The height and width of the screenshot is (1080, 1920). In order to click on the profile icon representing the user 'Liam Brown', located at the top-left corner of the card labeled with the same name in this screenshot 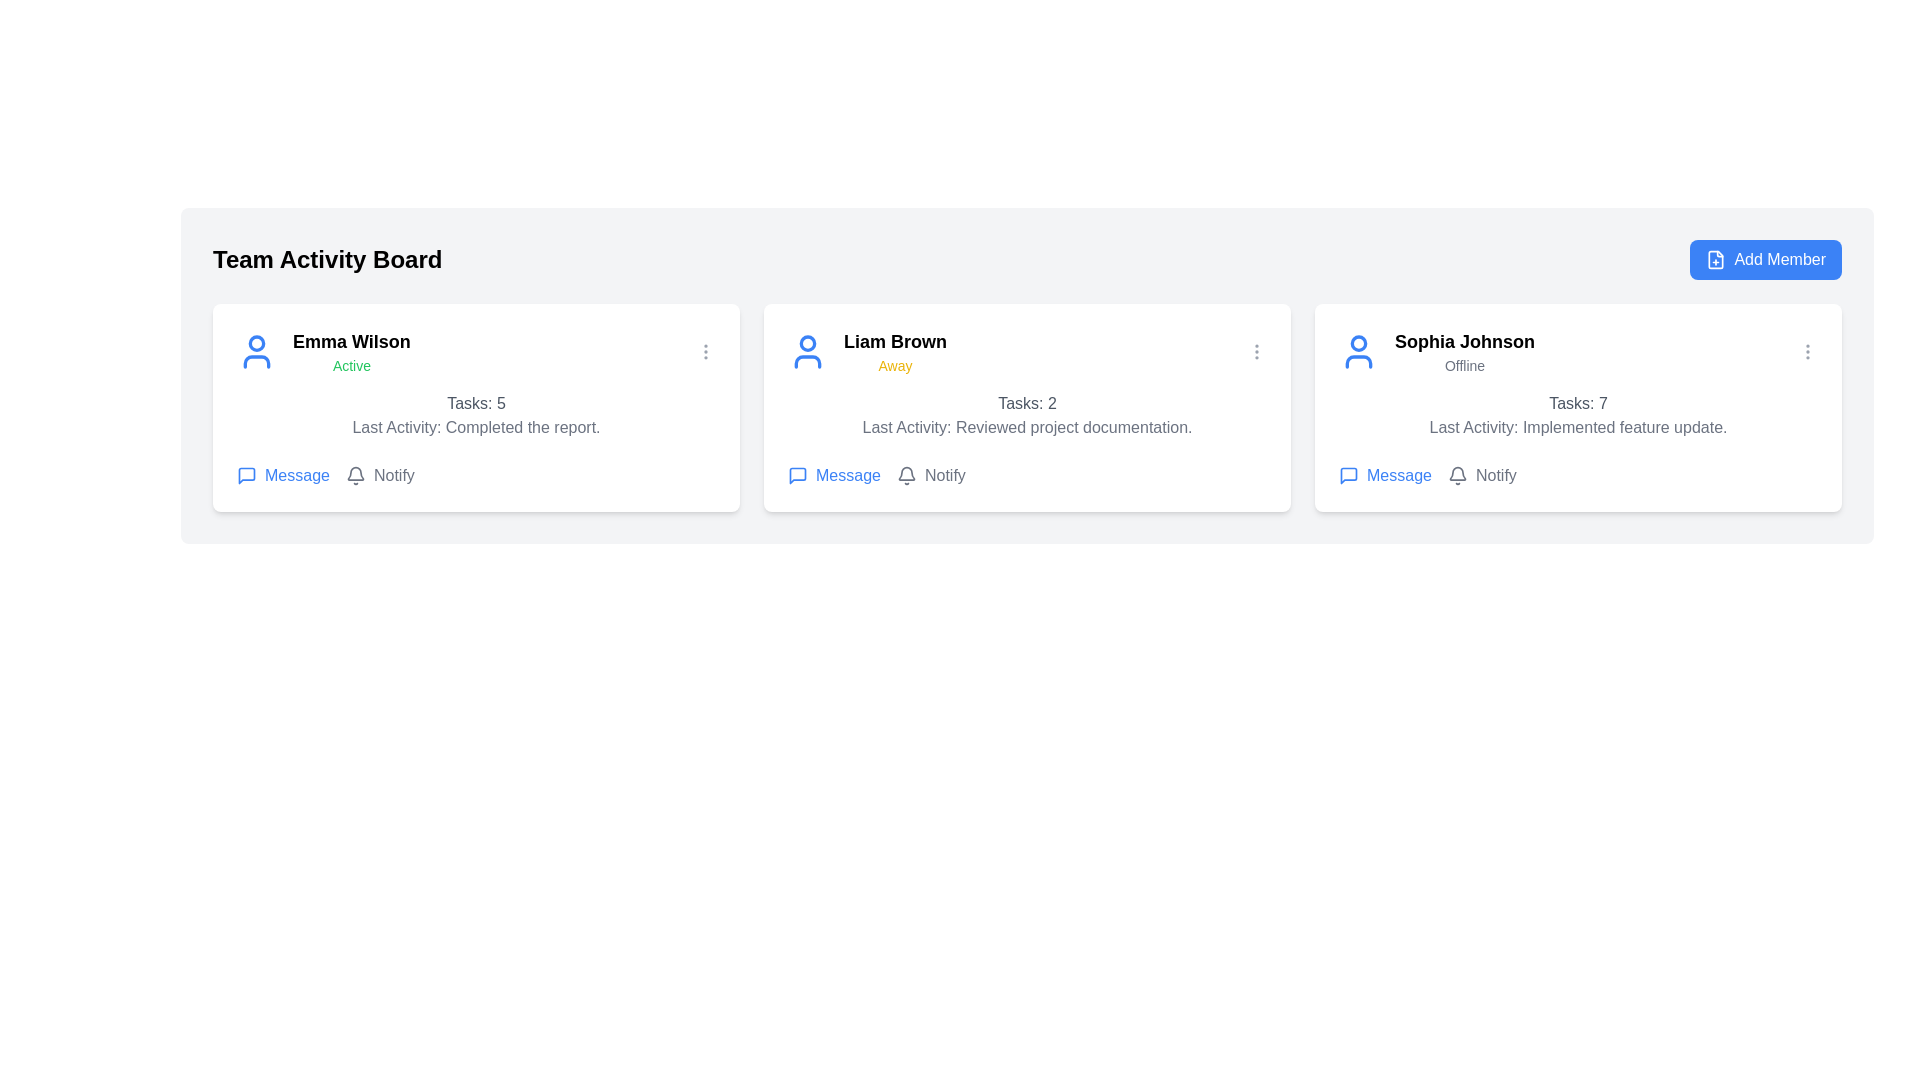, I will do `click(807, 350)`.